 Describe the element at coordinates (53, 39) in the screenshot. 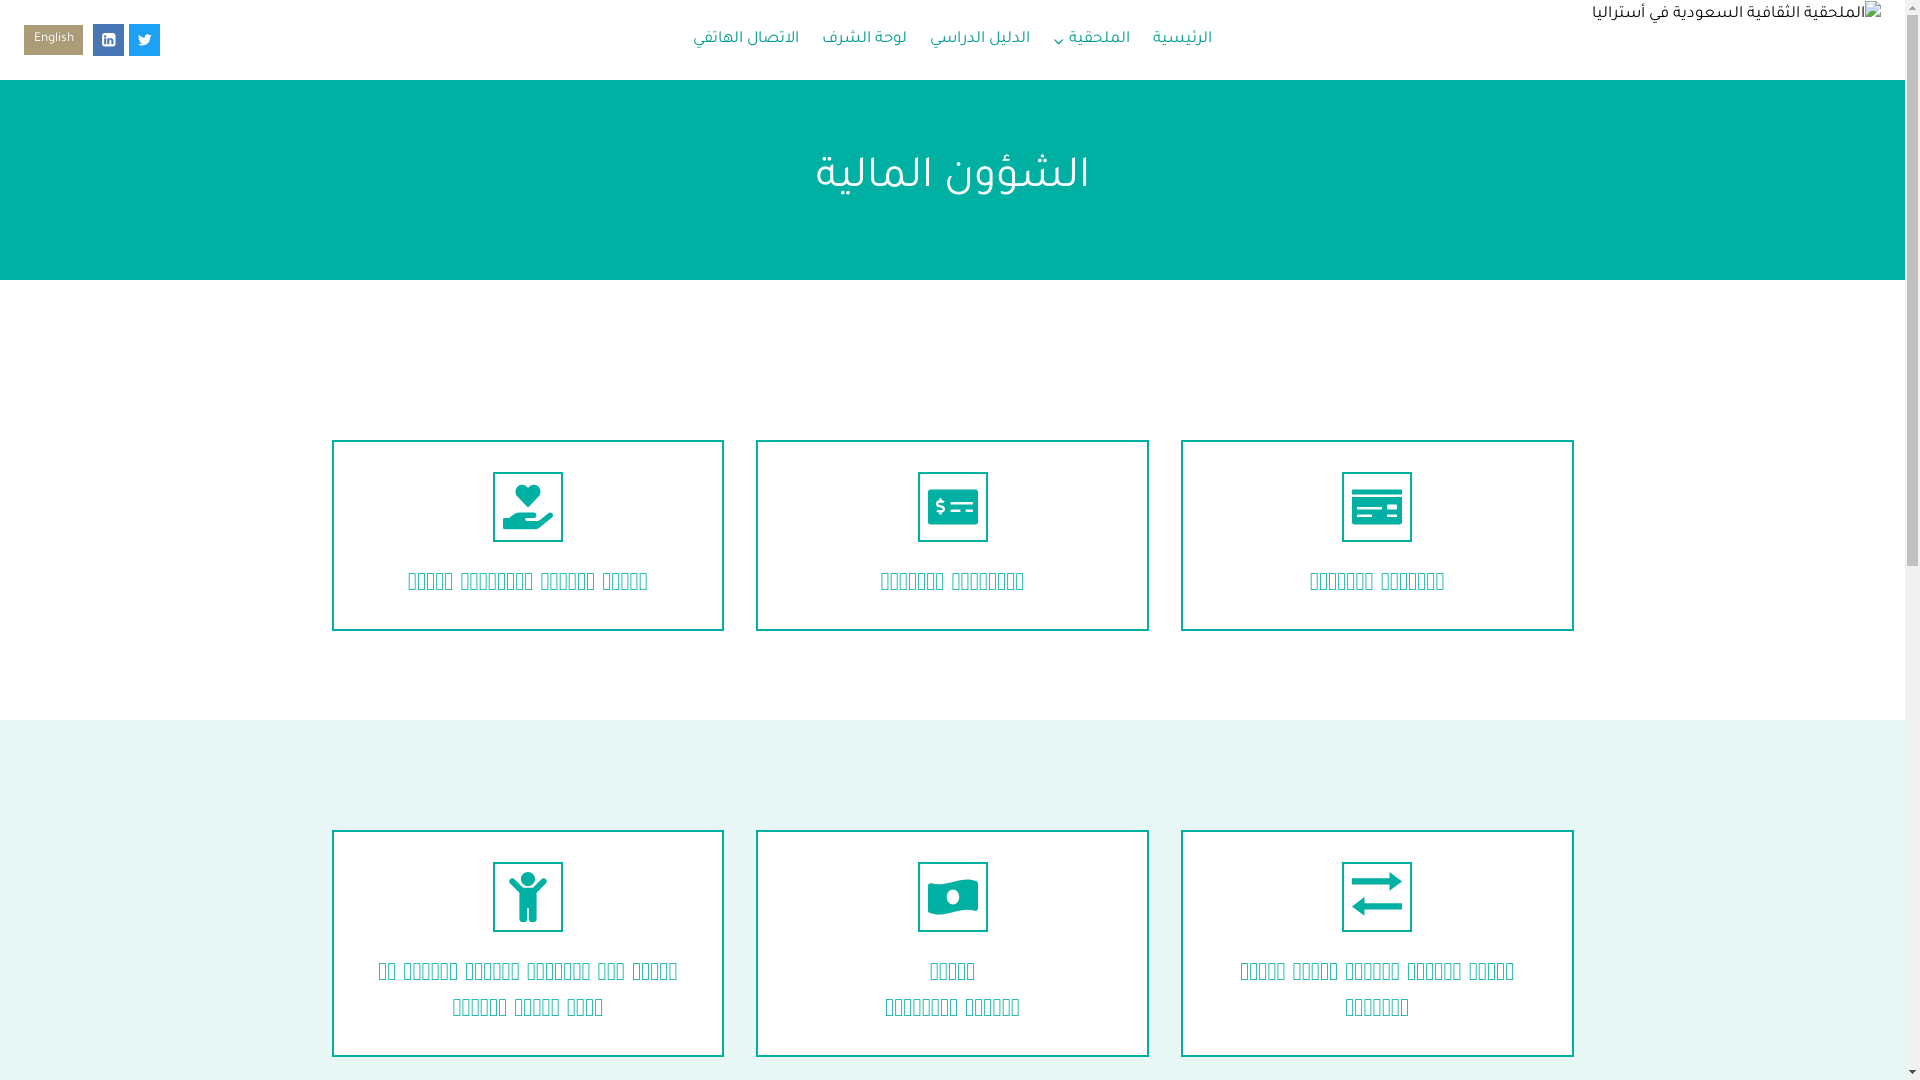

I see `'English'` at that location.